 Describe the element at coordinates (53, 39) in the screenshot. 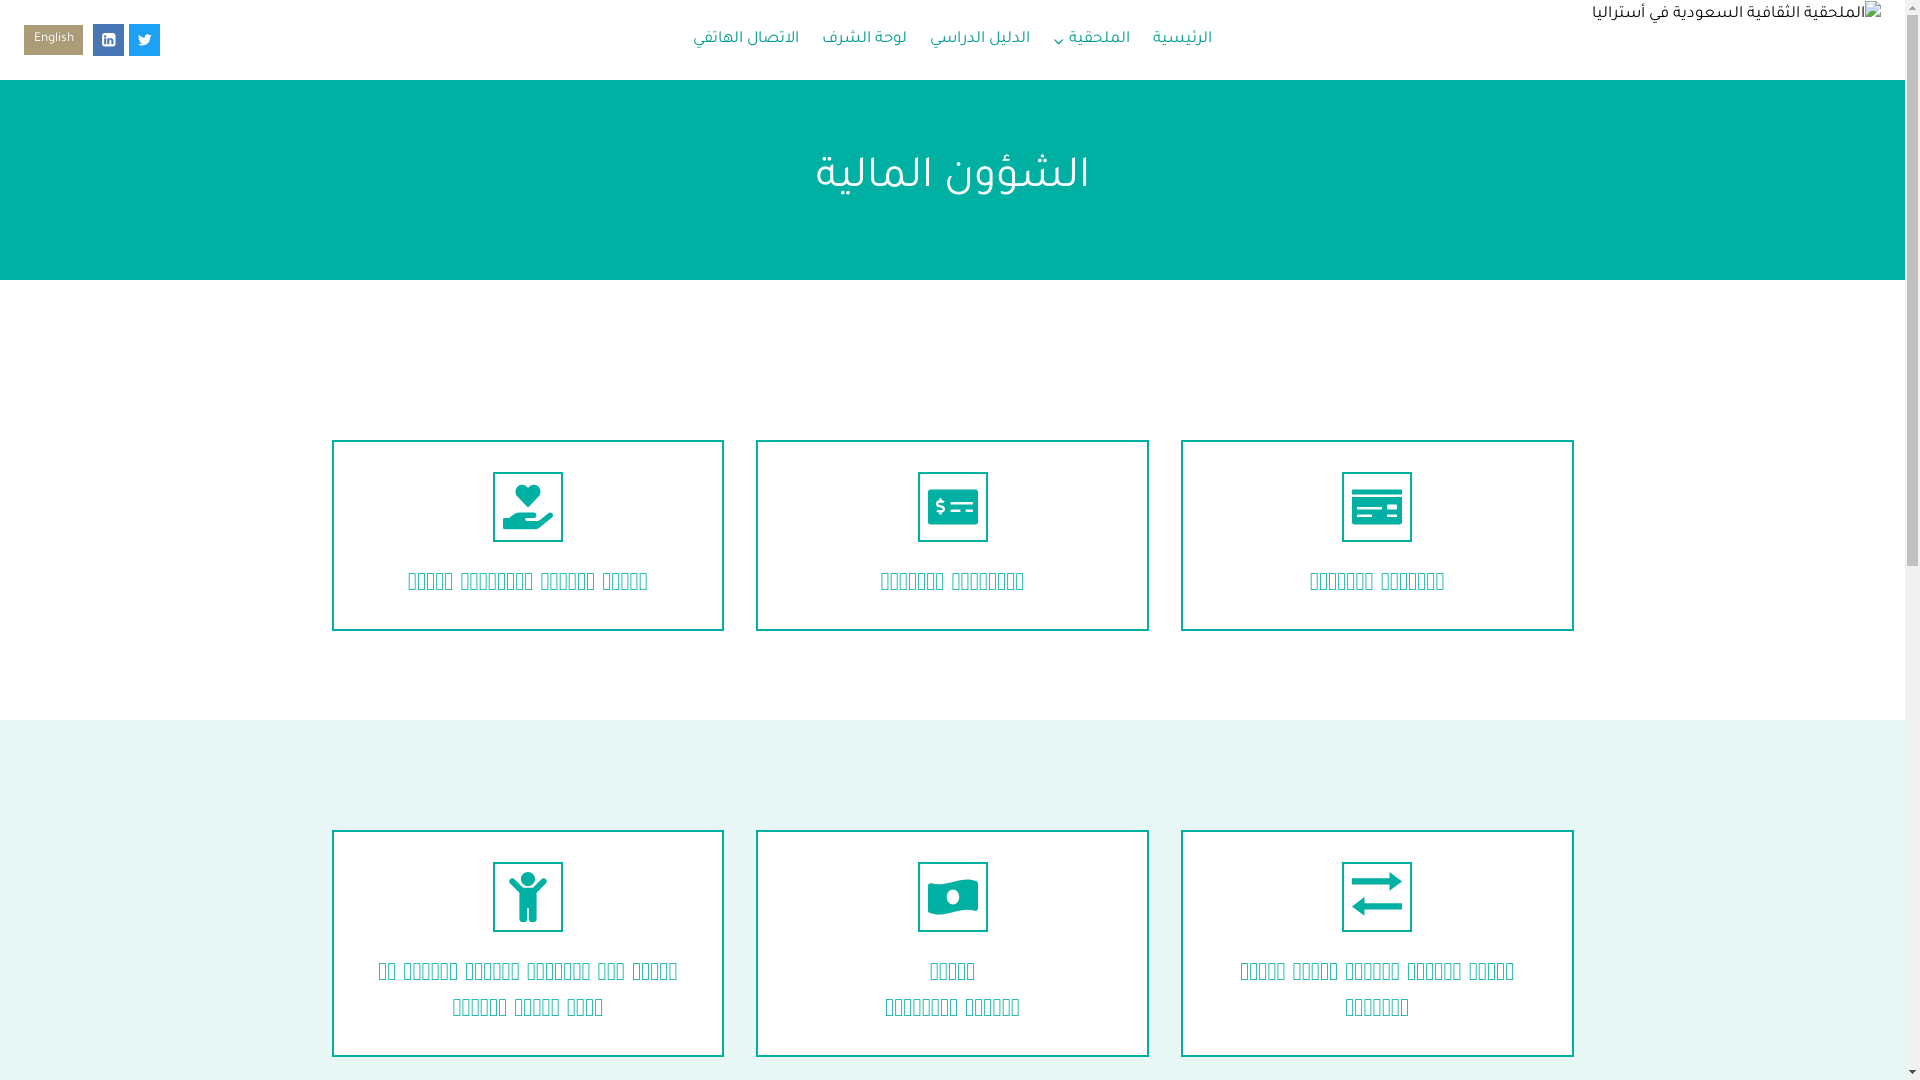

I see `'English'` at that location.